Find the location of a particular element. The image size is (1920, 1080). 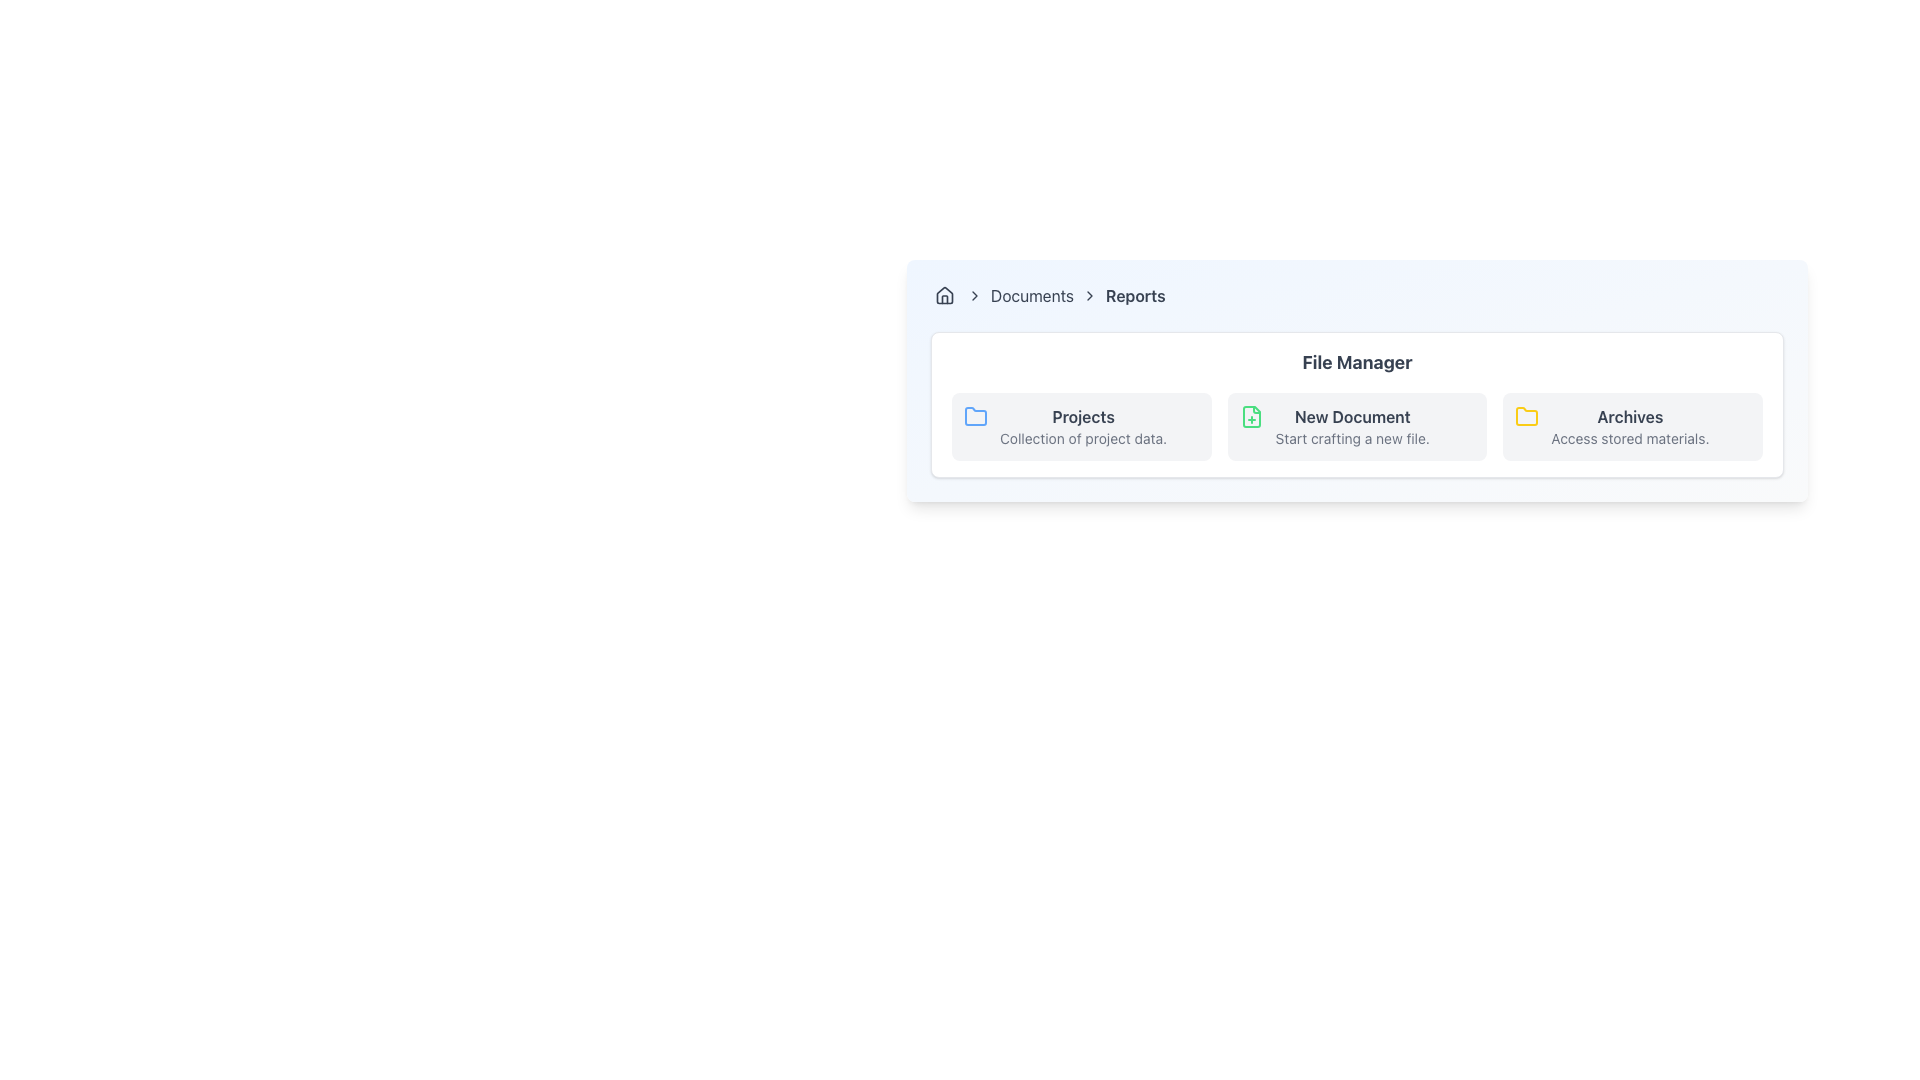

the descriptive text label that provides additional information about the 'New Document' action, located in the central section of the File Manager interface is located at coordinates (1352, 438).